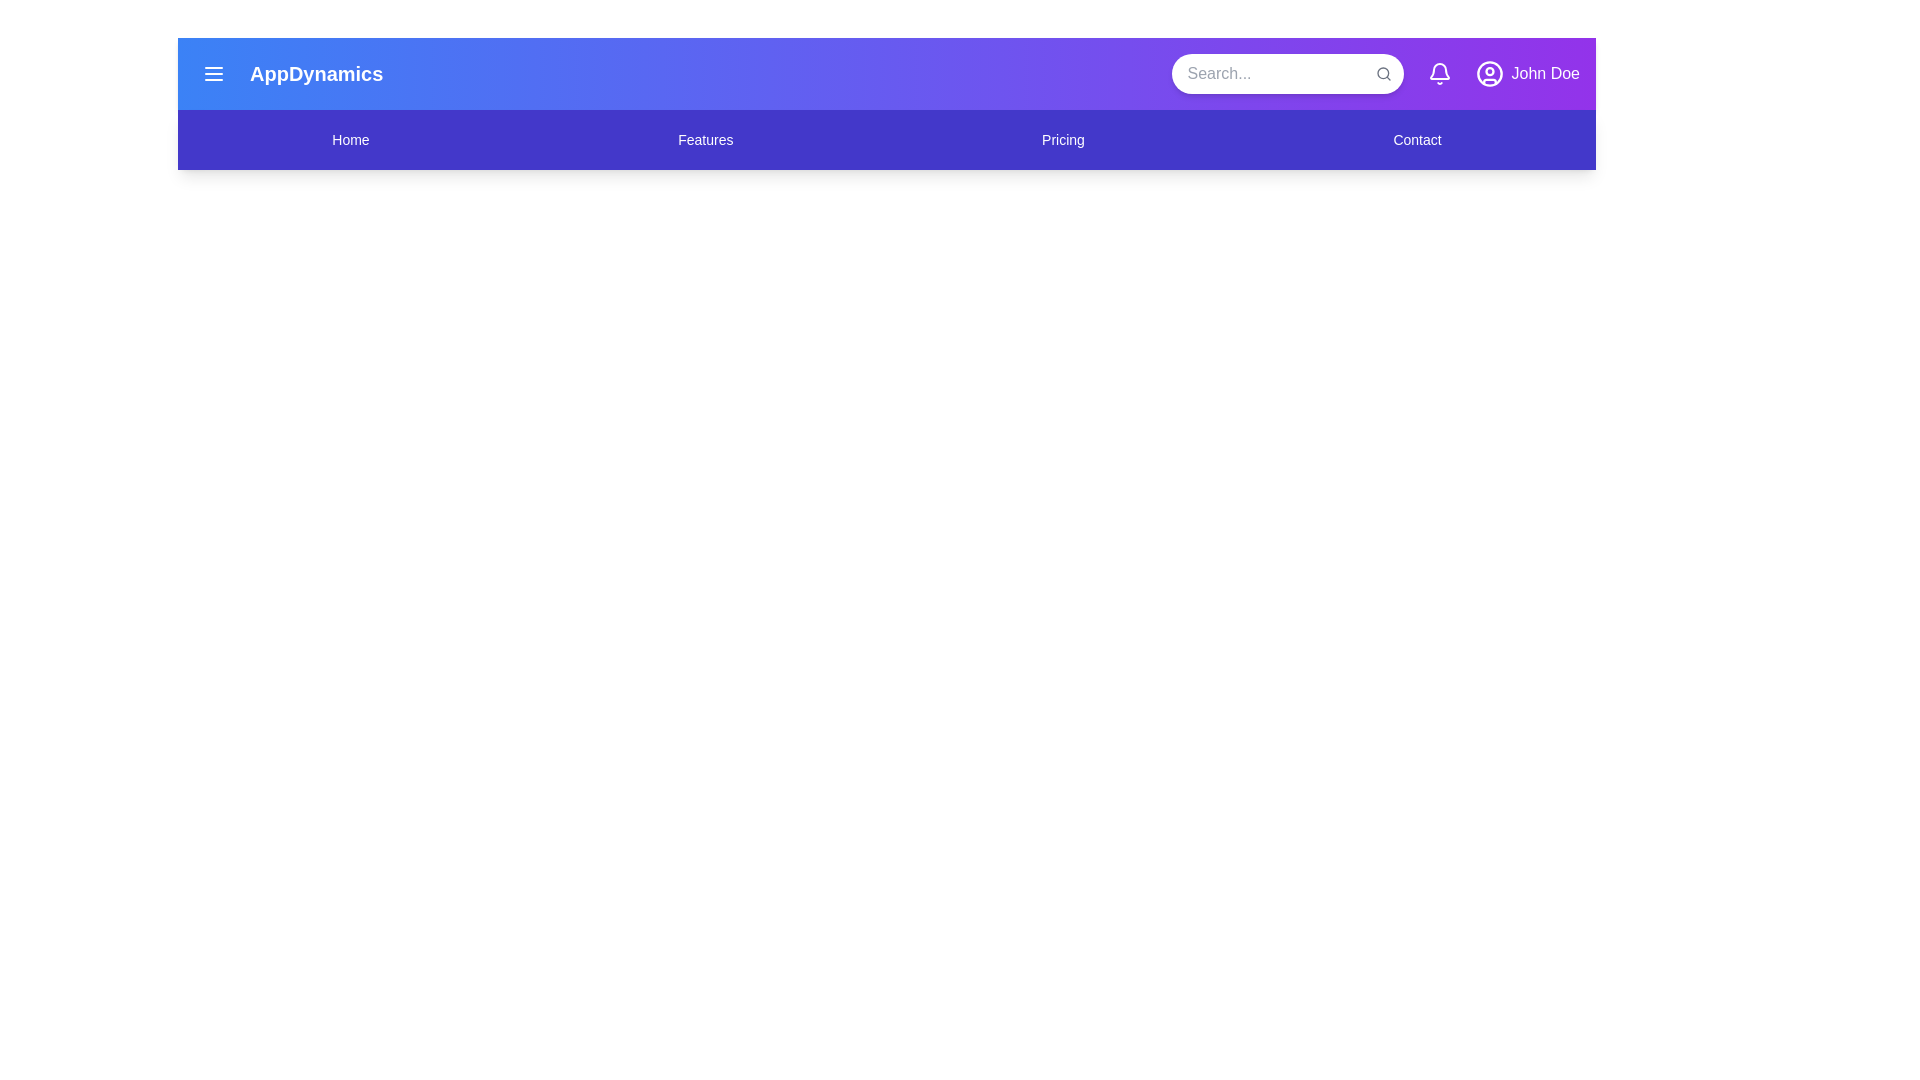  I want to click on the navigation link labeled Home, so click(350, 138).